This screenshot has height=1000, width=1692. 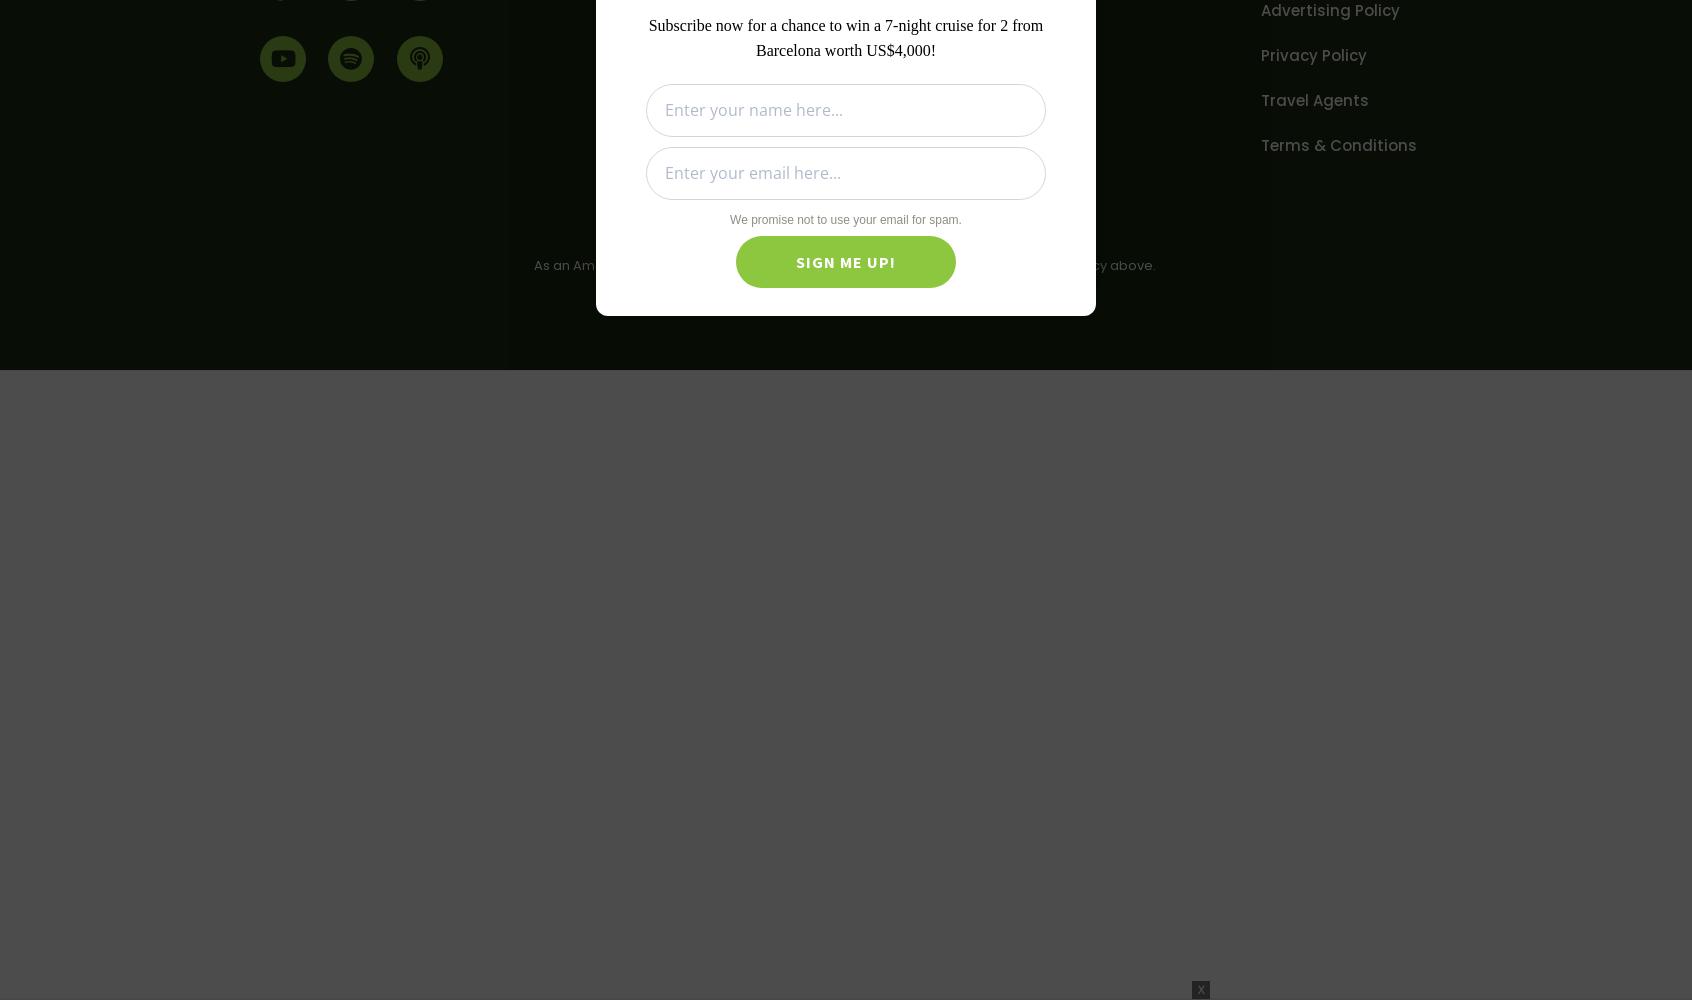 What do you see at coordinates (846, 261) in the screenshot?
I see `'Sign Me Up!'` at bounding box center [846, 261].